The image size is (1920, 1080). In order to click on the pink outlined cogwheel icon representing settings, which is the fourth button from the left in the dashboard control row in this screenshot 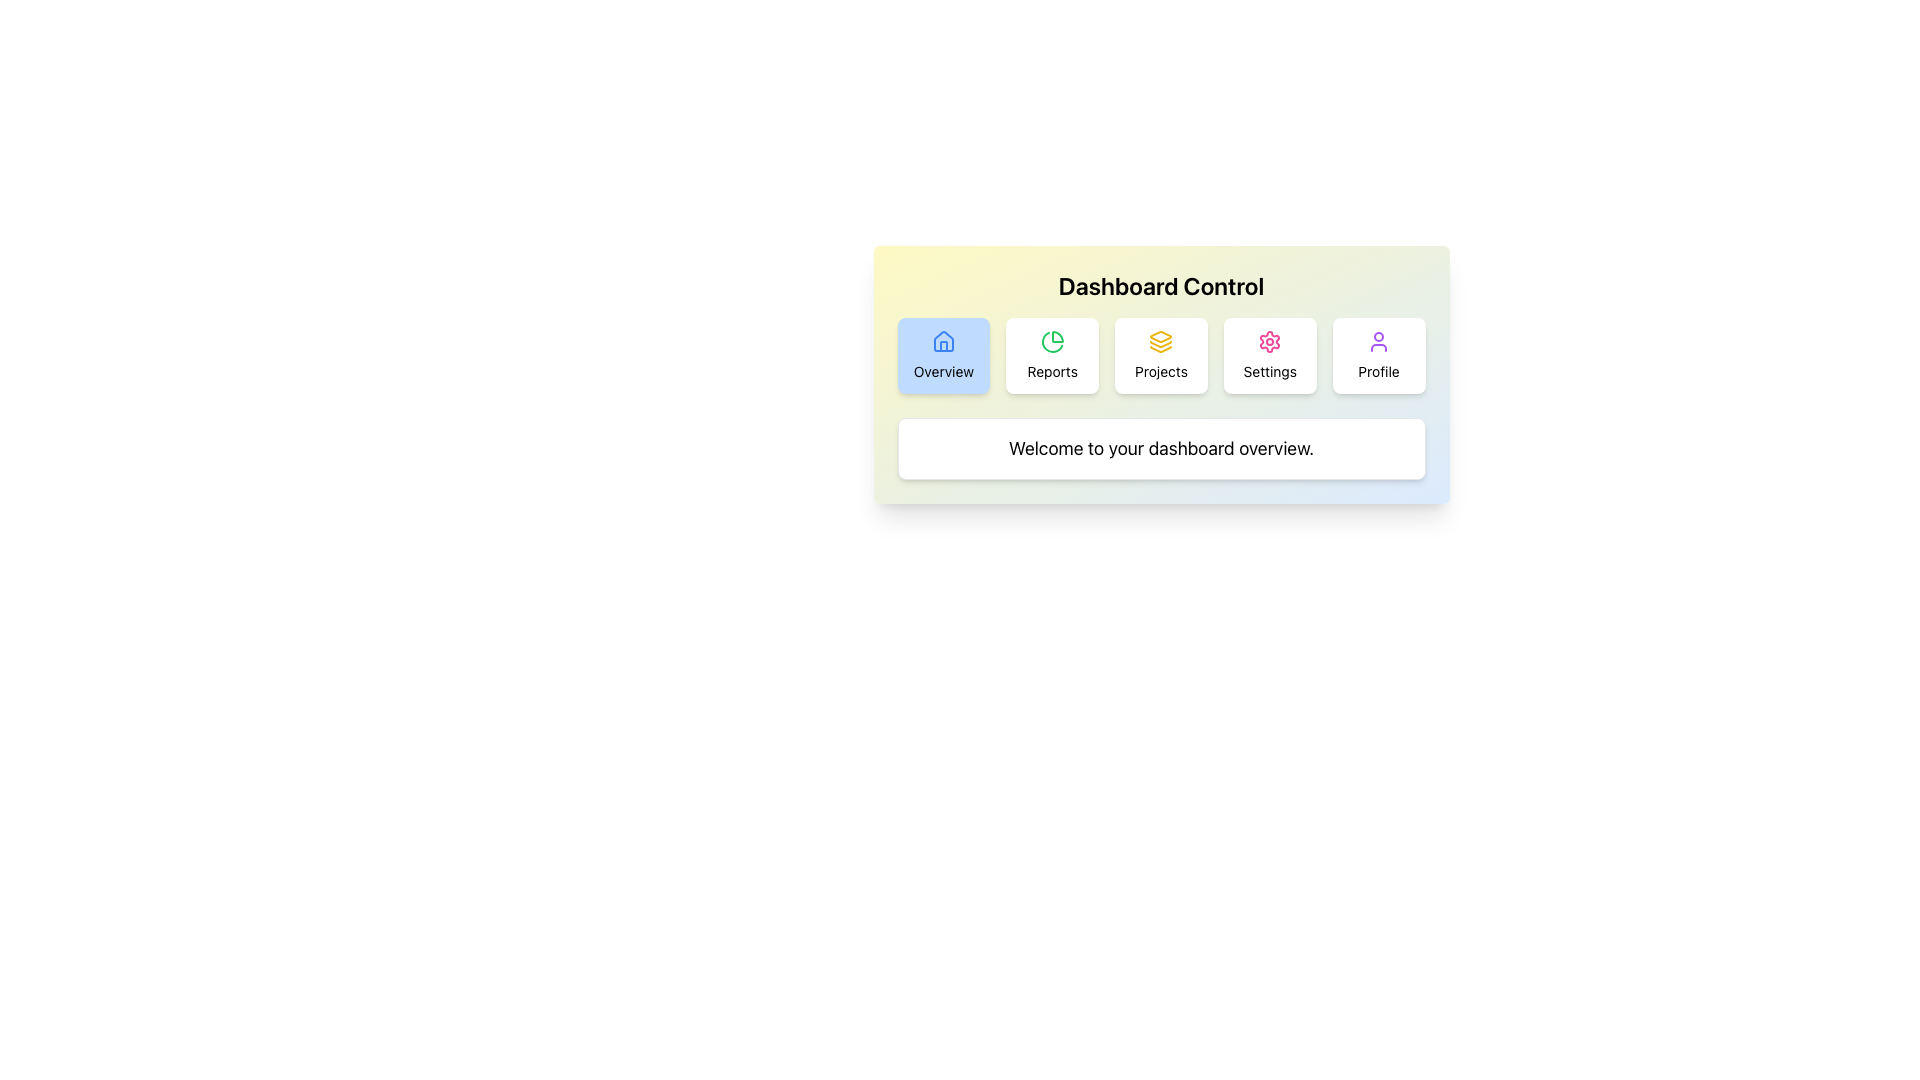, I will do `click(1269, 341)`.